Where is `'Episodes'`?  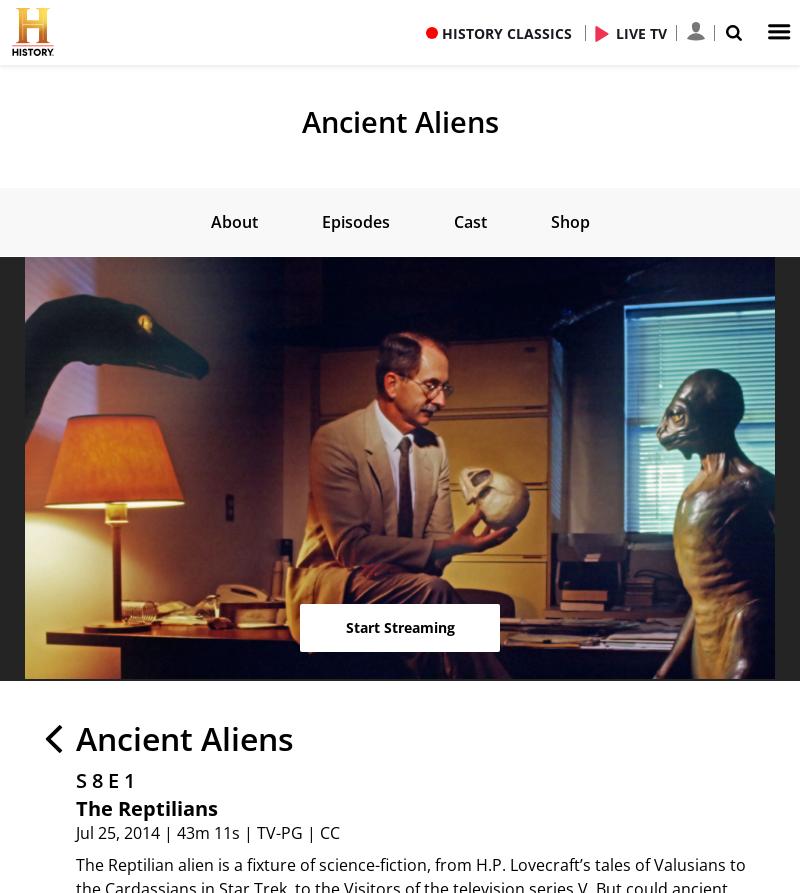
'Episodes' is located at coordinates (354, 220).